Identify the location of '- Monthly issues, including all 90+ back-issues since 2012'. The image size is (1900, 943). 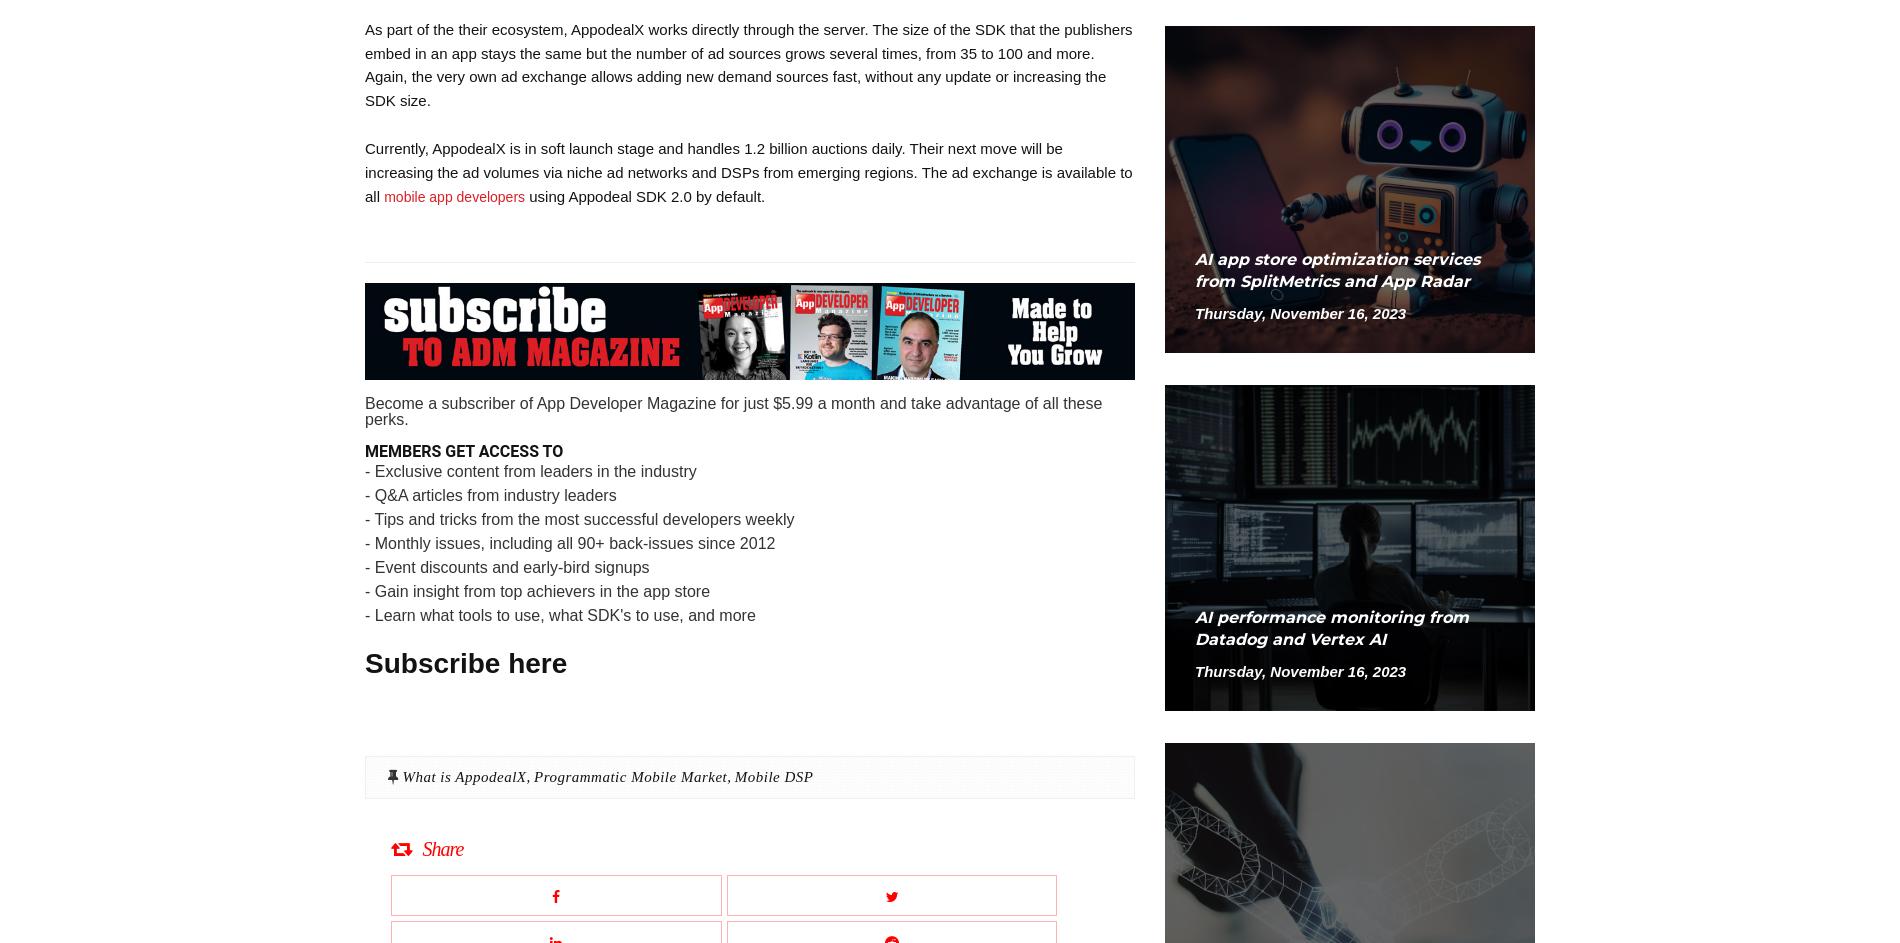
(570, 542).